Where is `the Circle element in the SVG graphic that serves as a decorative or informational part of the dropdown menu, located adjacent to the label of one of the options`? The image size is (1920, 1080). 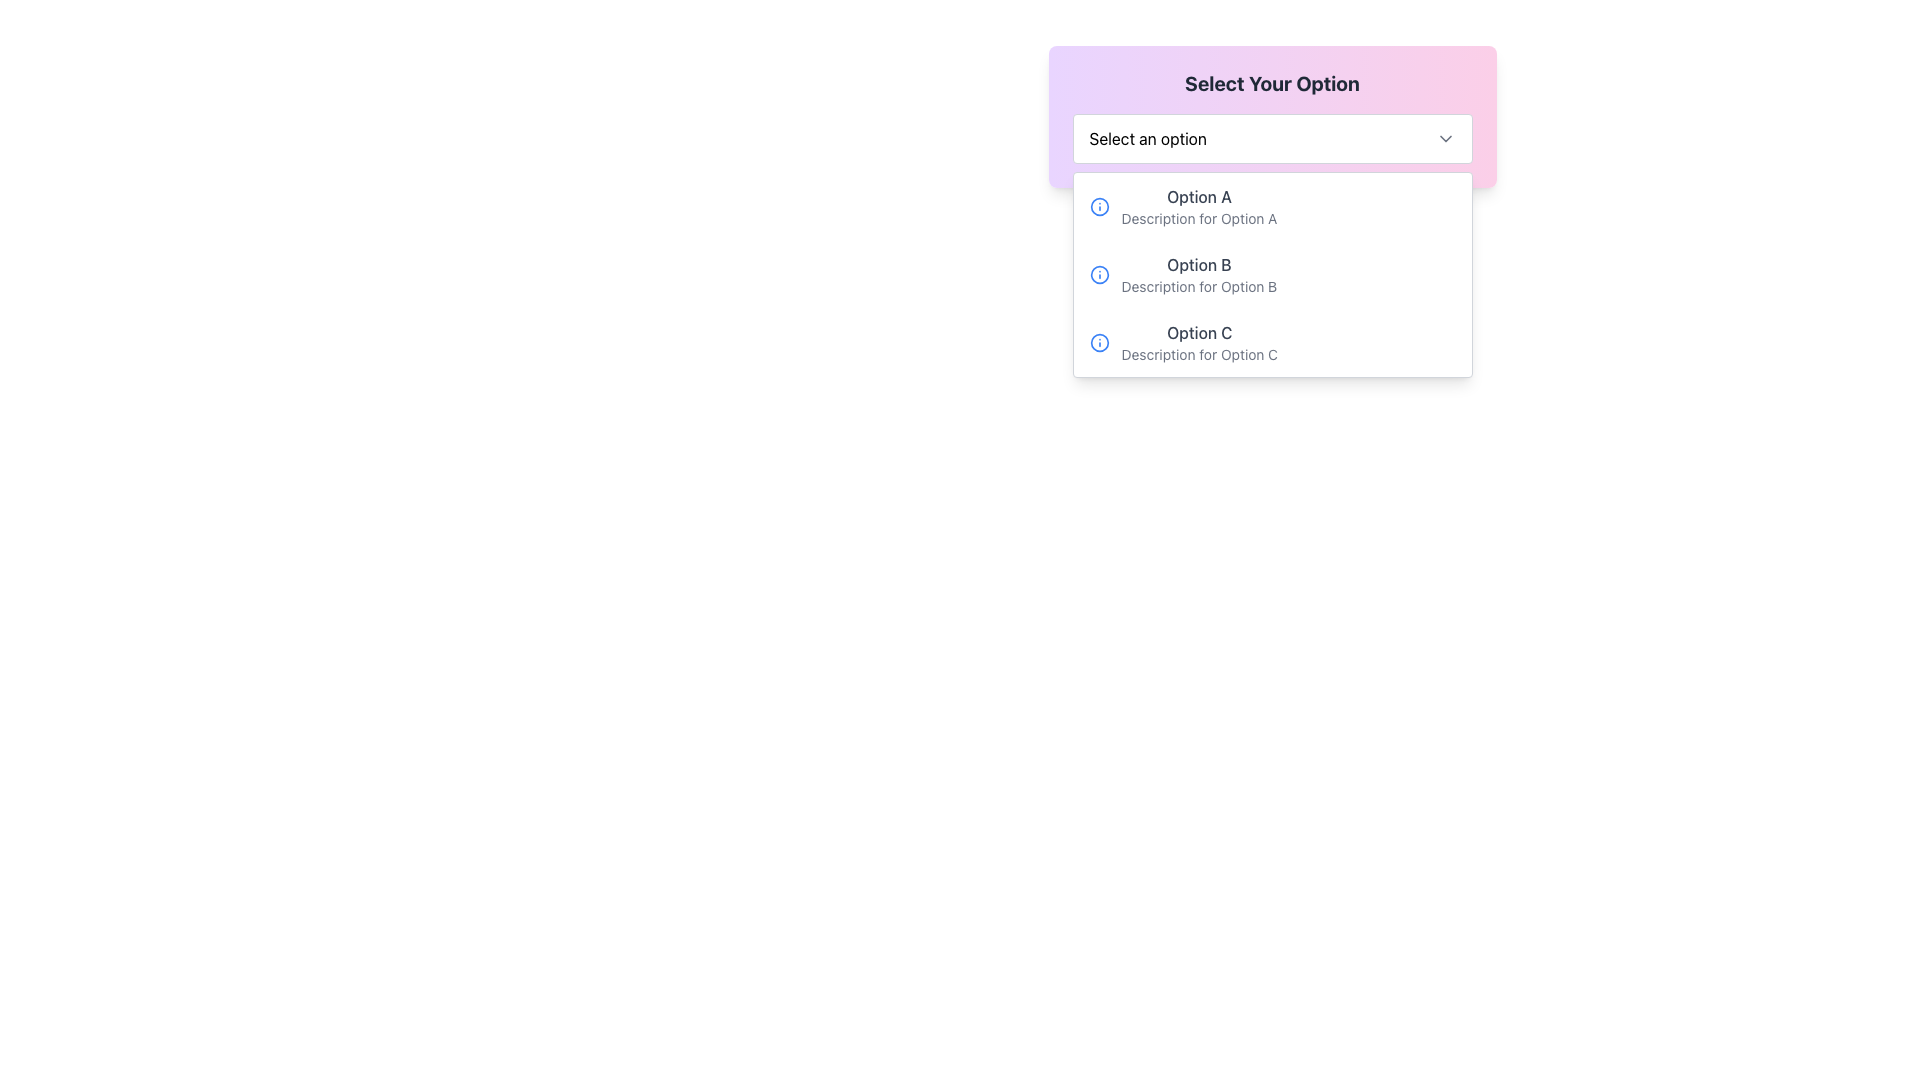
the Circle element in the SVG graphic that serves as a decorative or informational part of the dropdown menu, located adjacent to the label of one of the options is located at coordinates (1098, 207).